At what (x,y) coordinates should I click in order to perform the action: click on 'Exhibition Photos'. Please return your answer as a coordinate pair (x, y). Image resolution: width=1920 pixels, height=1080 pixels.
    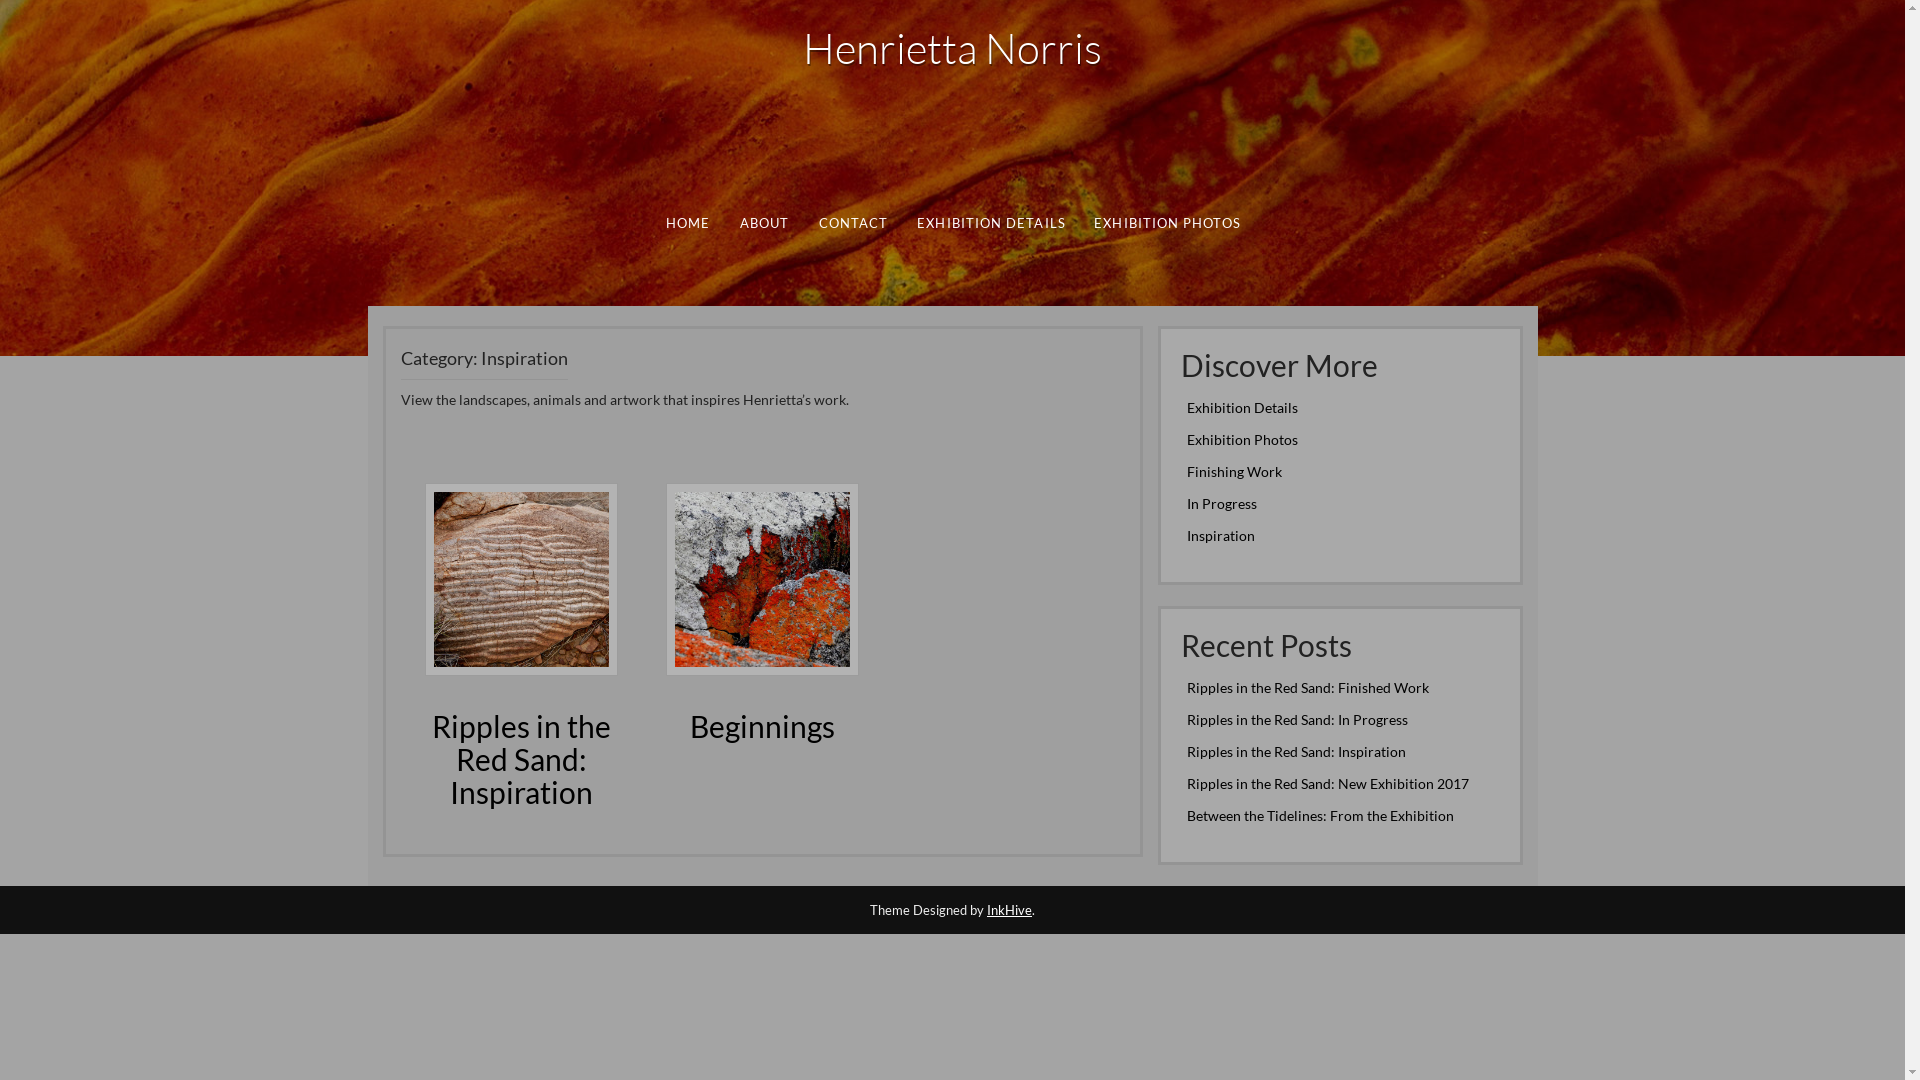
    Looking at the image, I should click on (1240, 438).